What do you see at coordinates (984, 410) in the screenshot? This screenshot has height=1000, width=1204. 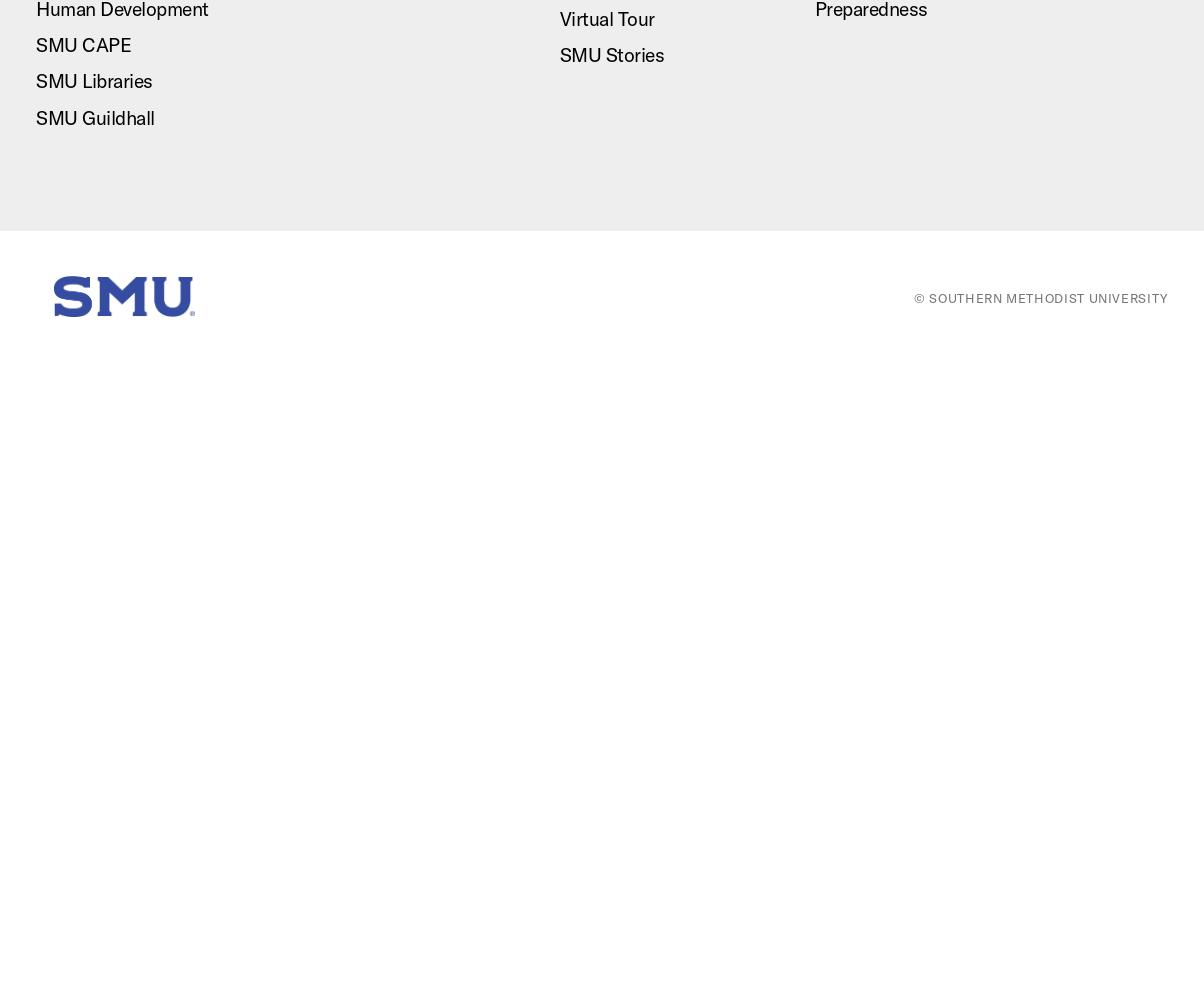 I see `'Mission Statement'` at bounding box center [984, 410].